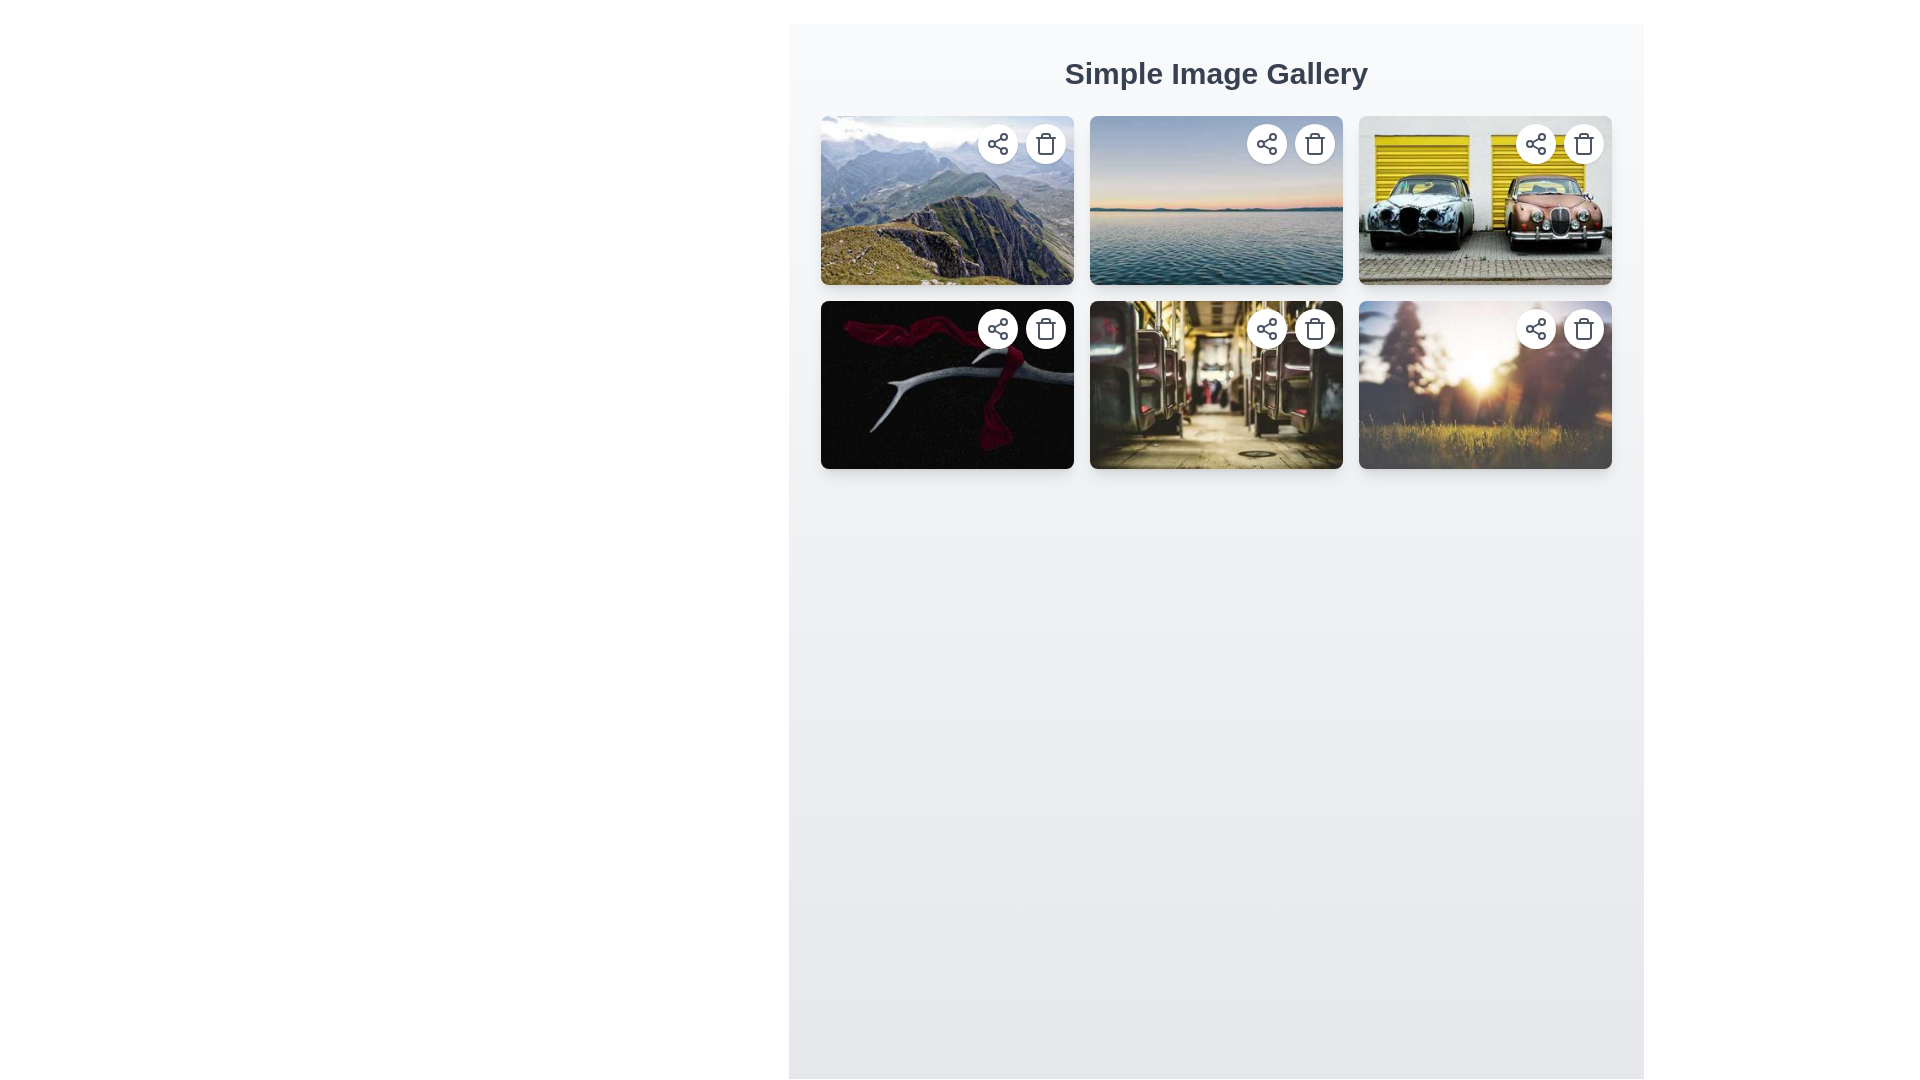 This screenshot has width=1920, height=1080. Describe the element at coordinates (1315, 142) in the screenshot. I see `the circular delete button with a white background and a trash bin icon located at the top-right corner of the second image in the grid layout to initiate the delete action` at that location.